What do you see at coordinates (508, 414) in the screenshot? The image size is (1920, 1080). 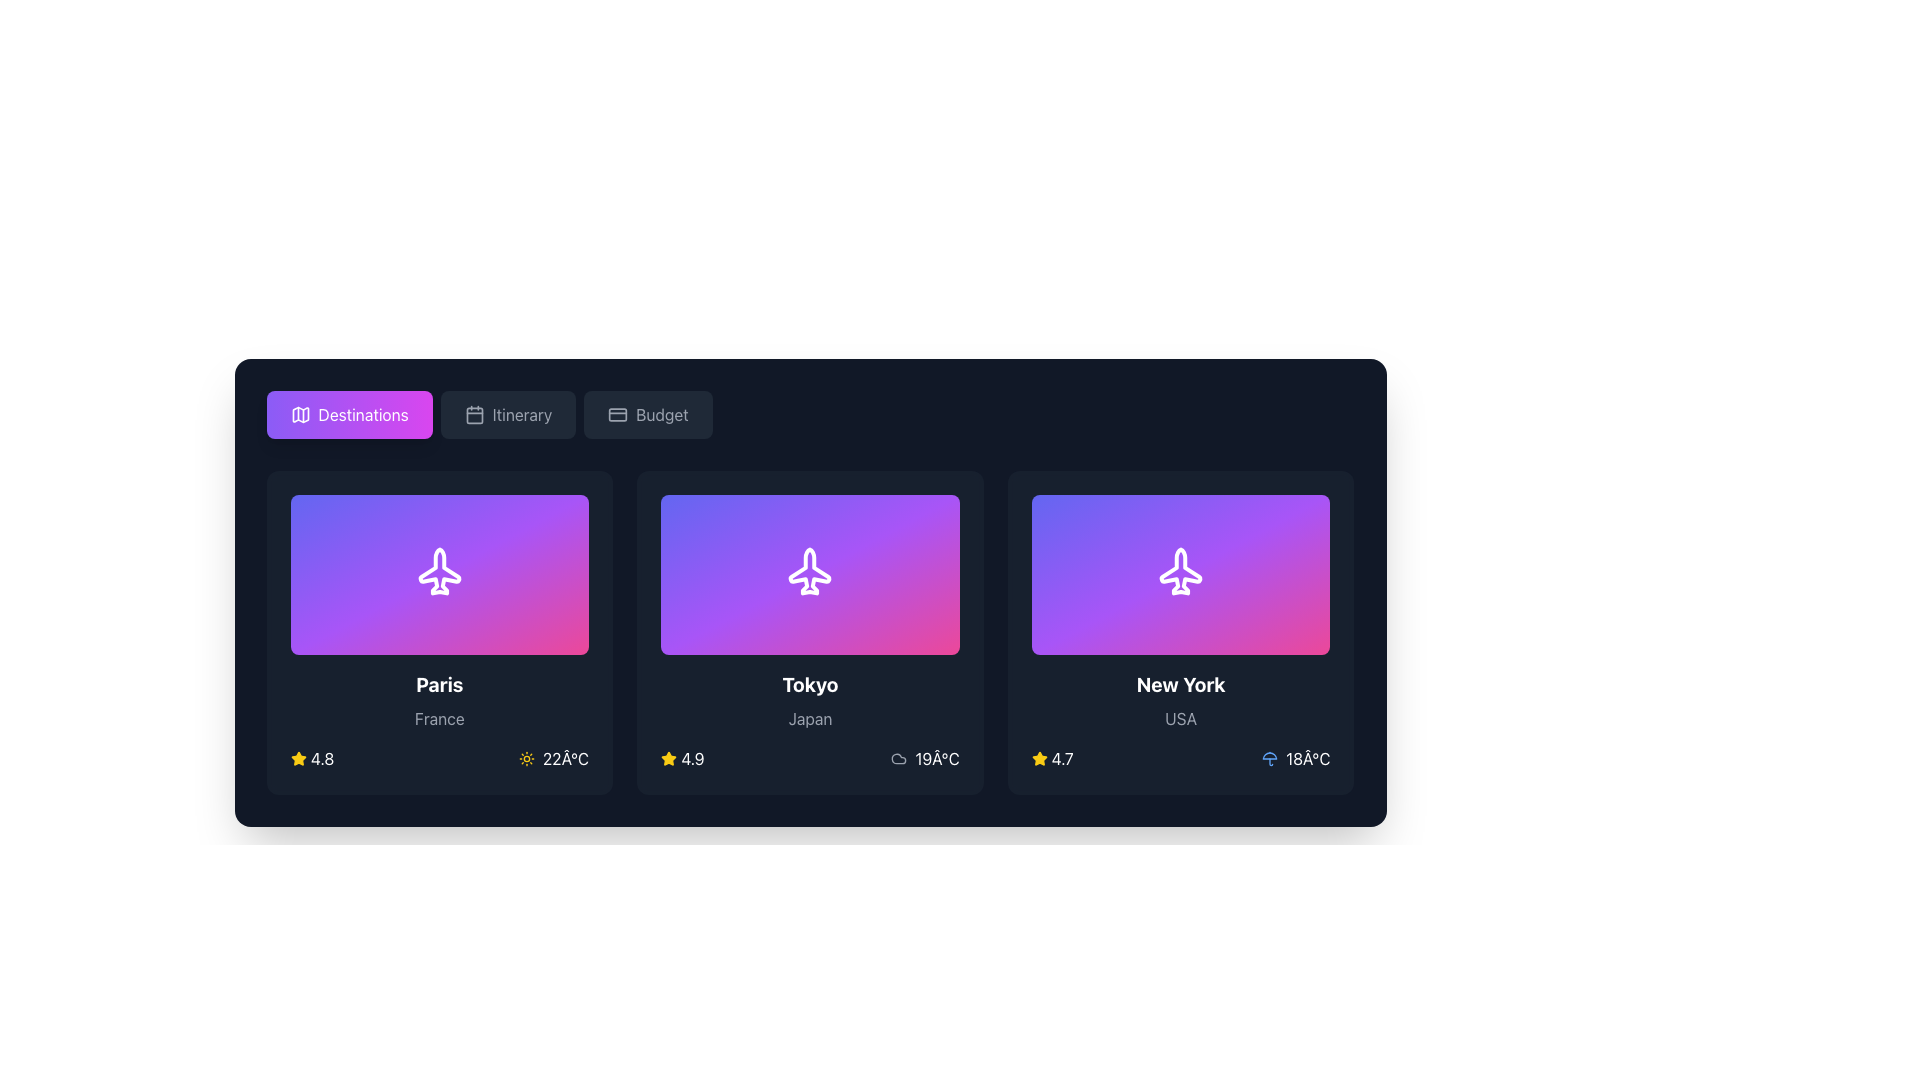 I see `the 'Itinerary' button, which is a rectangular button with a dark gray background and a calendar icon` at bounding box center [508, 414].